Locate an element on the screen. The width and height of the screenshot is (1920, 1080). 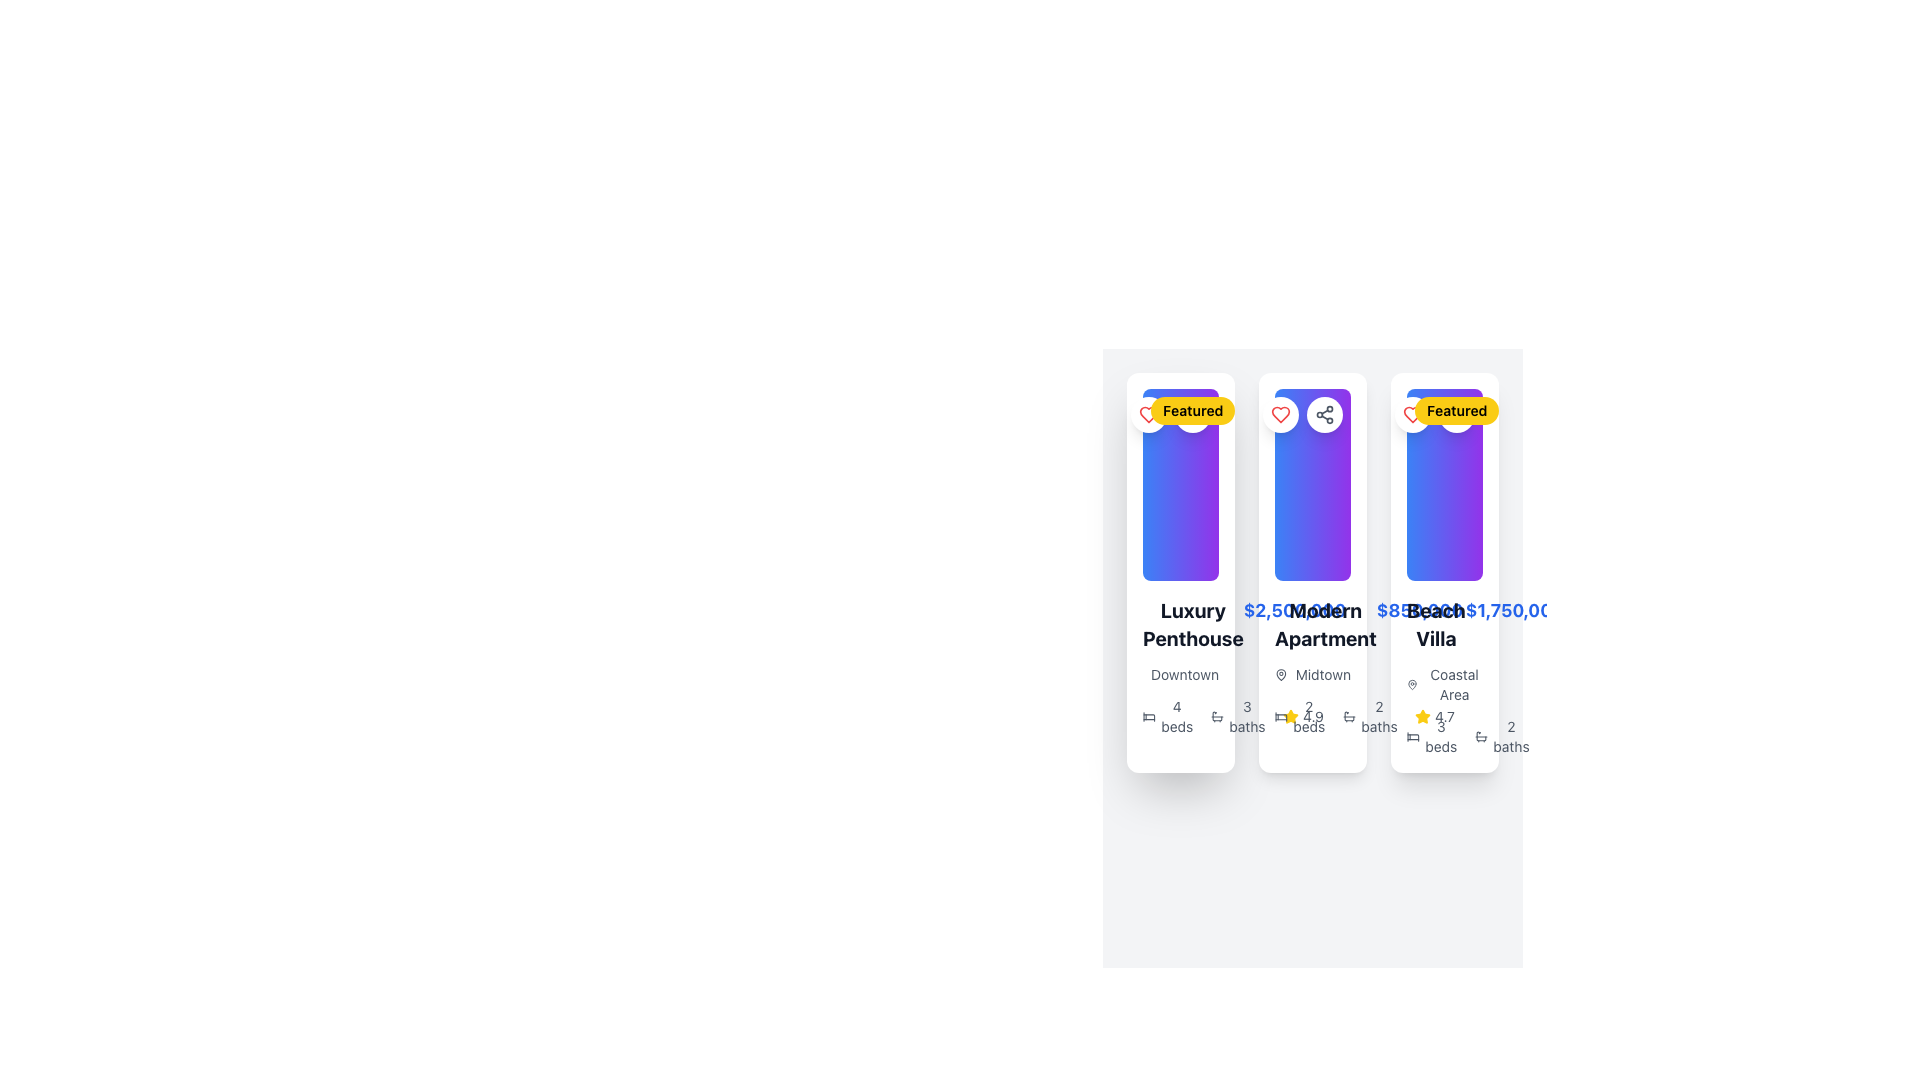
the like button with a heart icon located at the top-right corner of the 'Modern Apartment' card is located at coordinates (1281, 414).